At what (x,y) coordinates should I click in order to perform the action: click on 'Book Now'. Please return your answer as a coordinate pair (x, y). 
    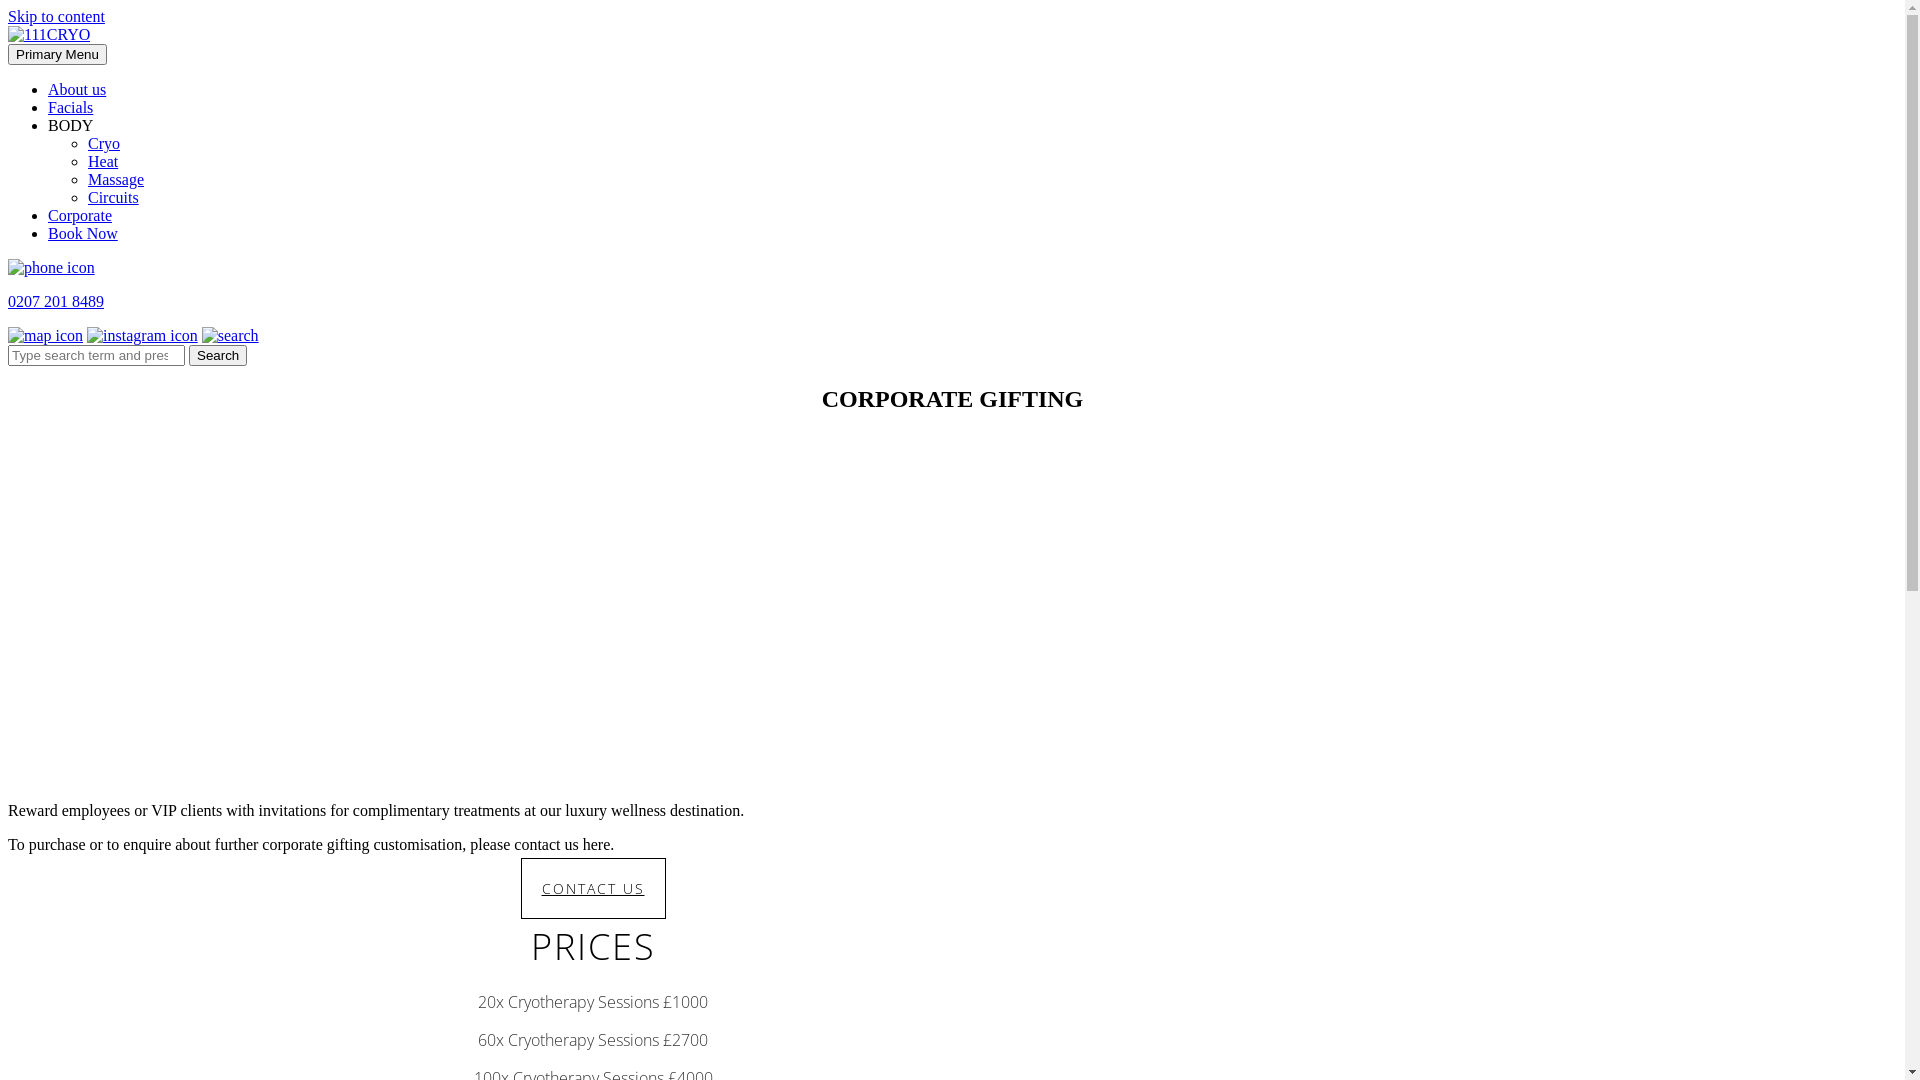
    Looking at the image, I should click on (81, 232).